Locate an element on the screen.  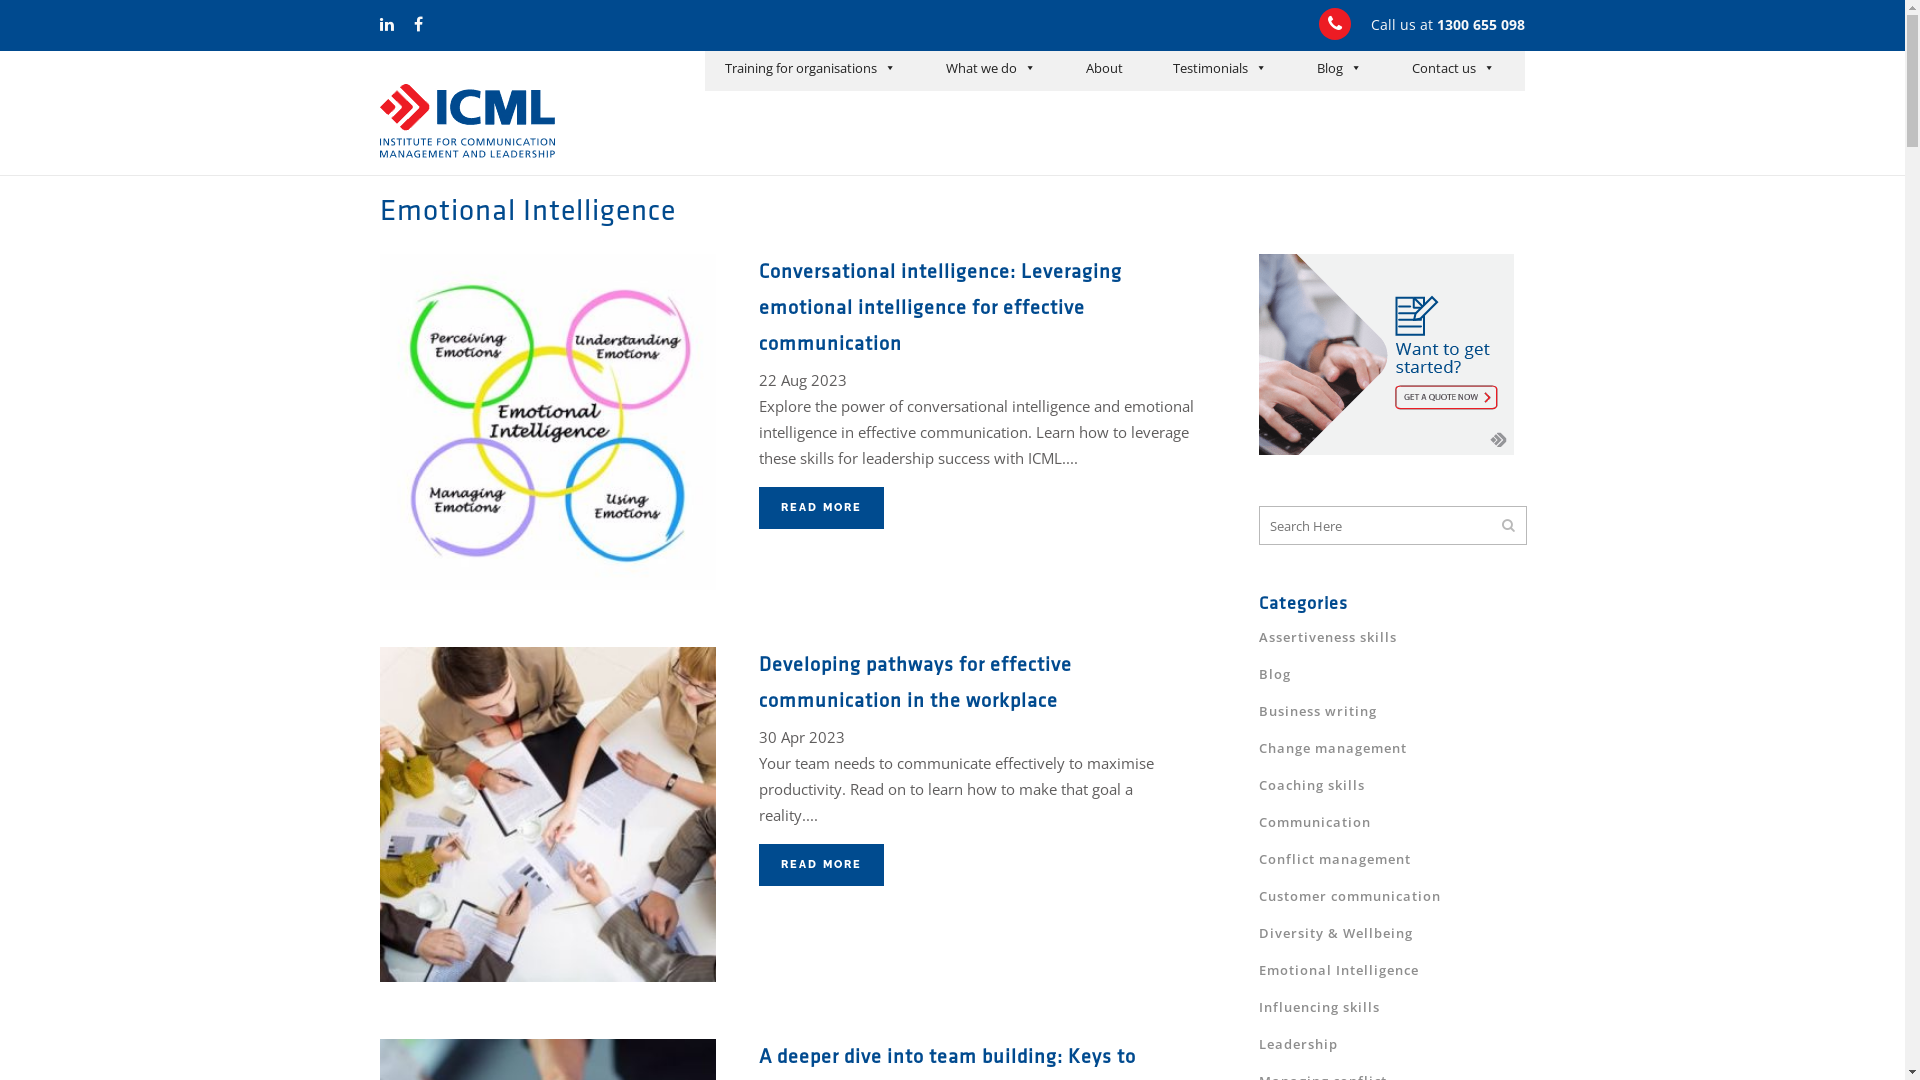
'Diversity & Wellbeing' is located at coordinates (1335, 933).